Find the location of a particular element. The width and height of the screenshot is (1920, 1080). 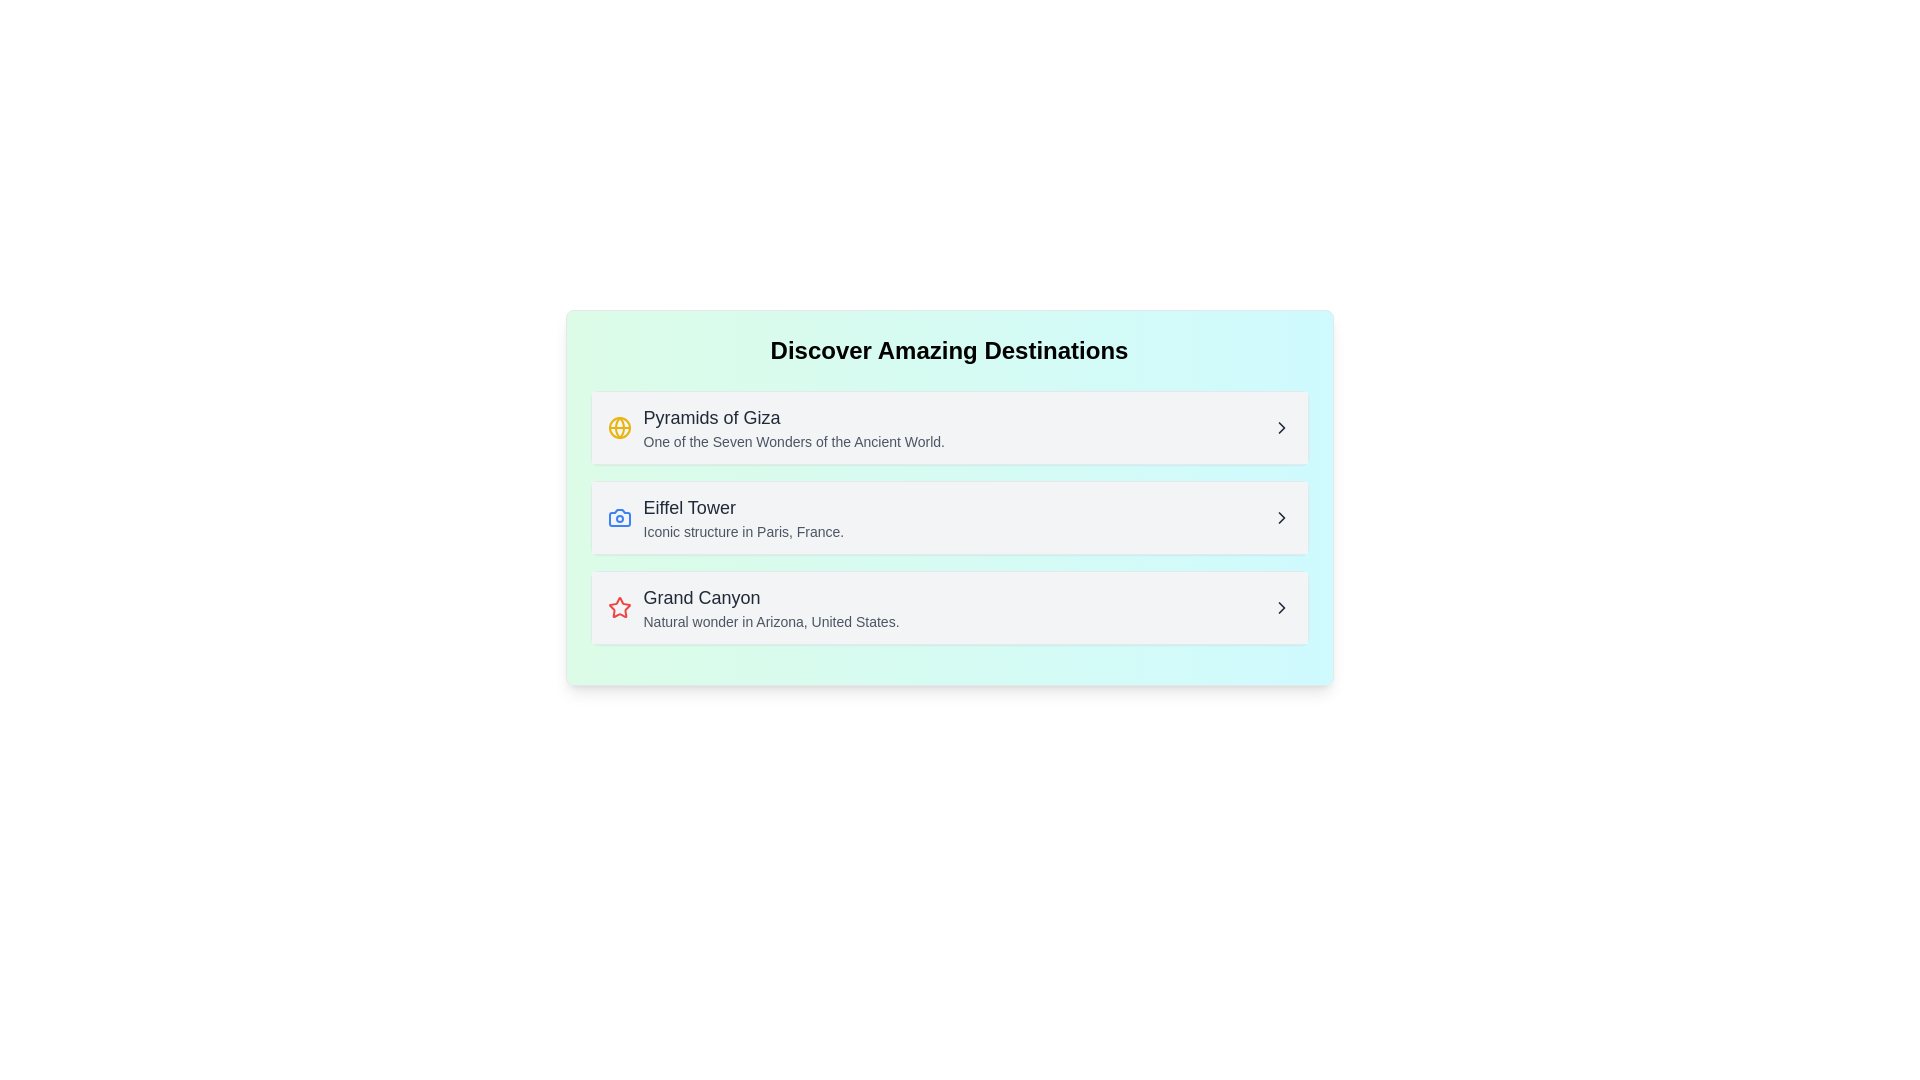

the 'Grand Canyon' list item located between the 'Eiffel Tower' and the next item in the 'Discover Amazing Destinations' section is located at coordinates (752, 607).